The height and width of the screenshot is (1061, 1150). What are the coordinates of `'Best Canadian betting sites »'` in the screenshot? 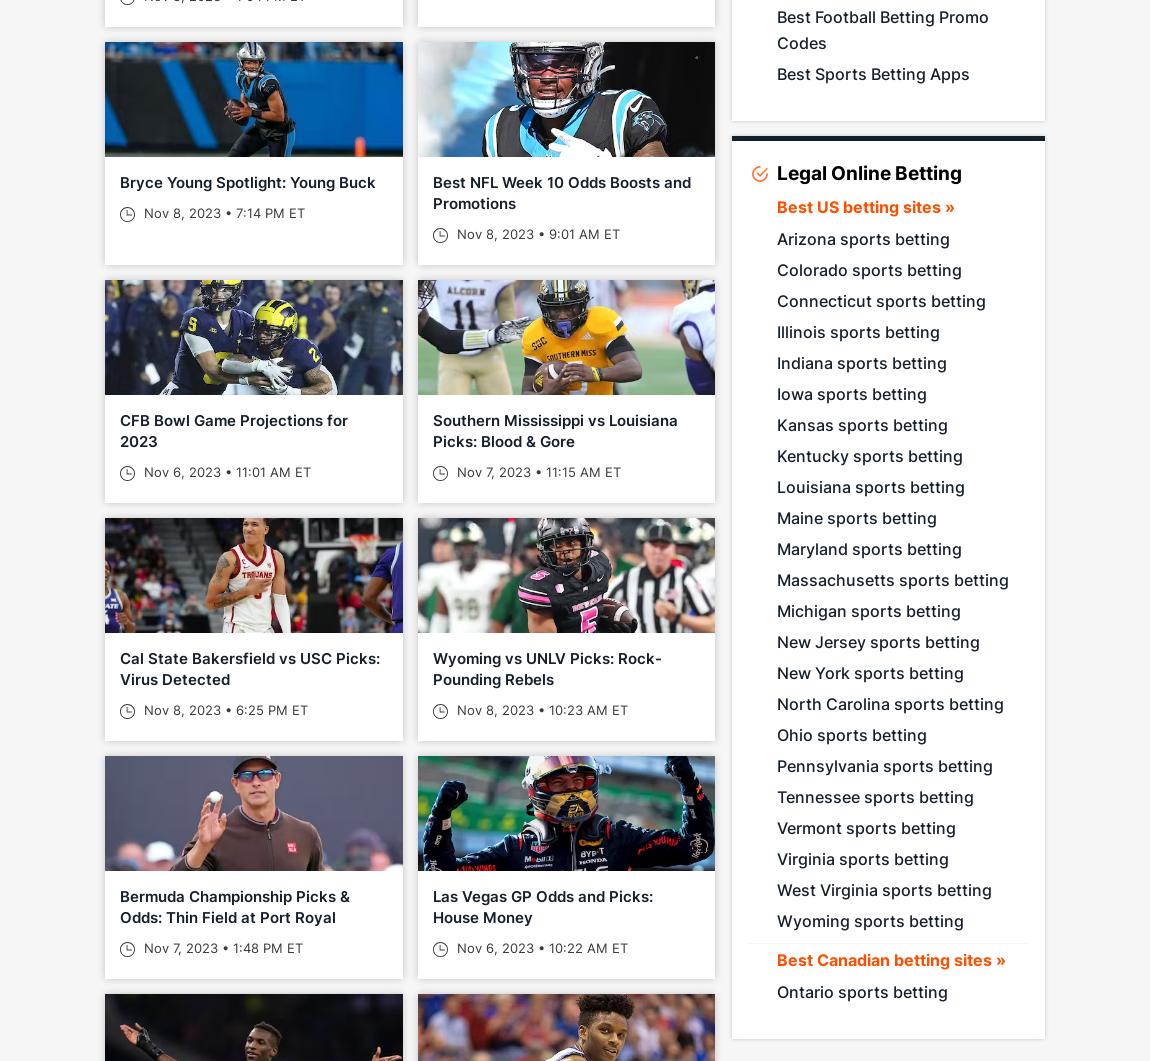 It's located at (890, 958).